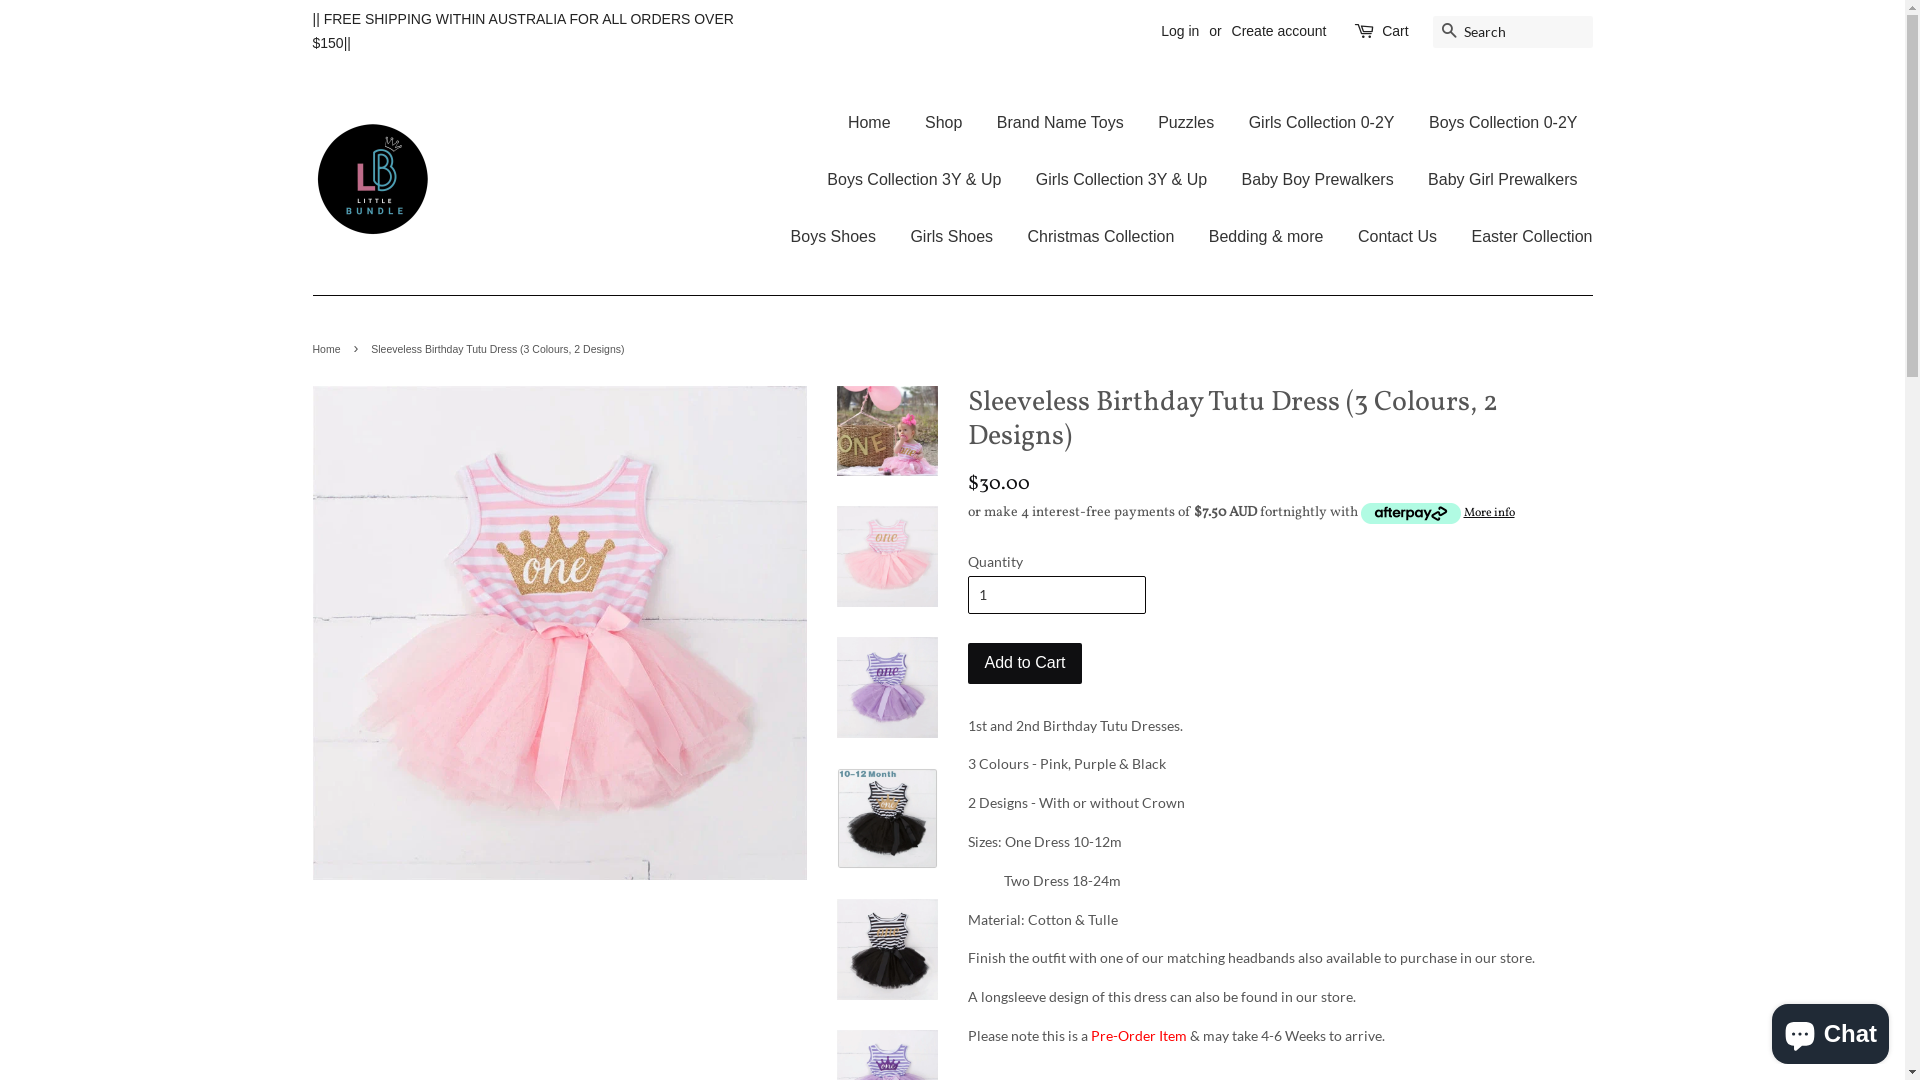 The width and height of the screenshot is (1920, 1080). What do you see at coordinates (1231, 30) in the screenshot?
I see `'Create account'` at bounding box center [1231, 30].